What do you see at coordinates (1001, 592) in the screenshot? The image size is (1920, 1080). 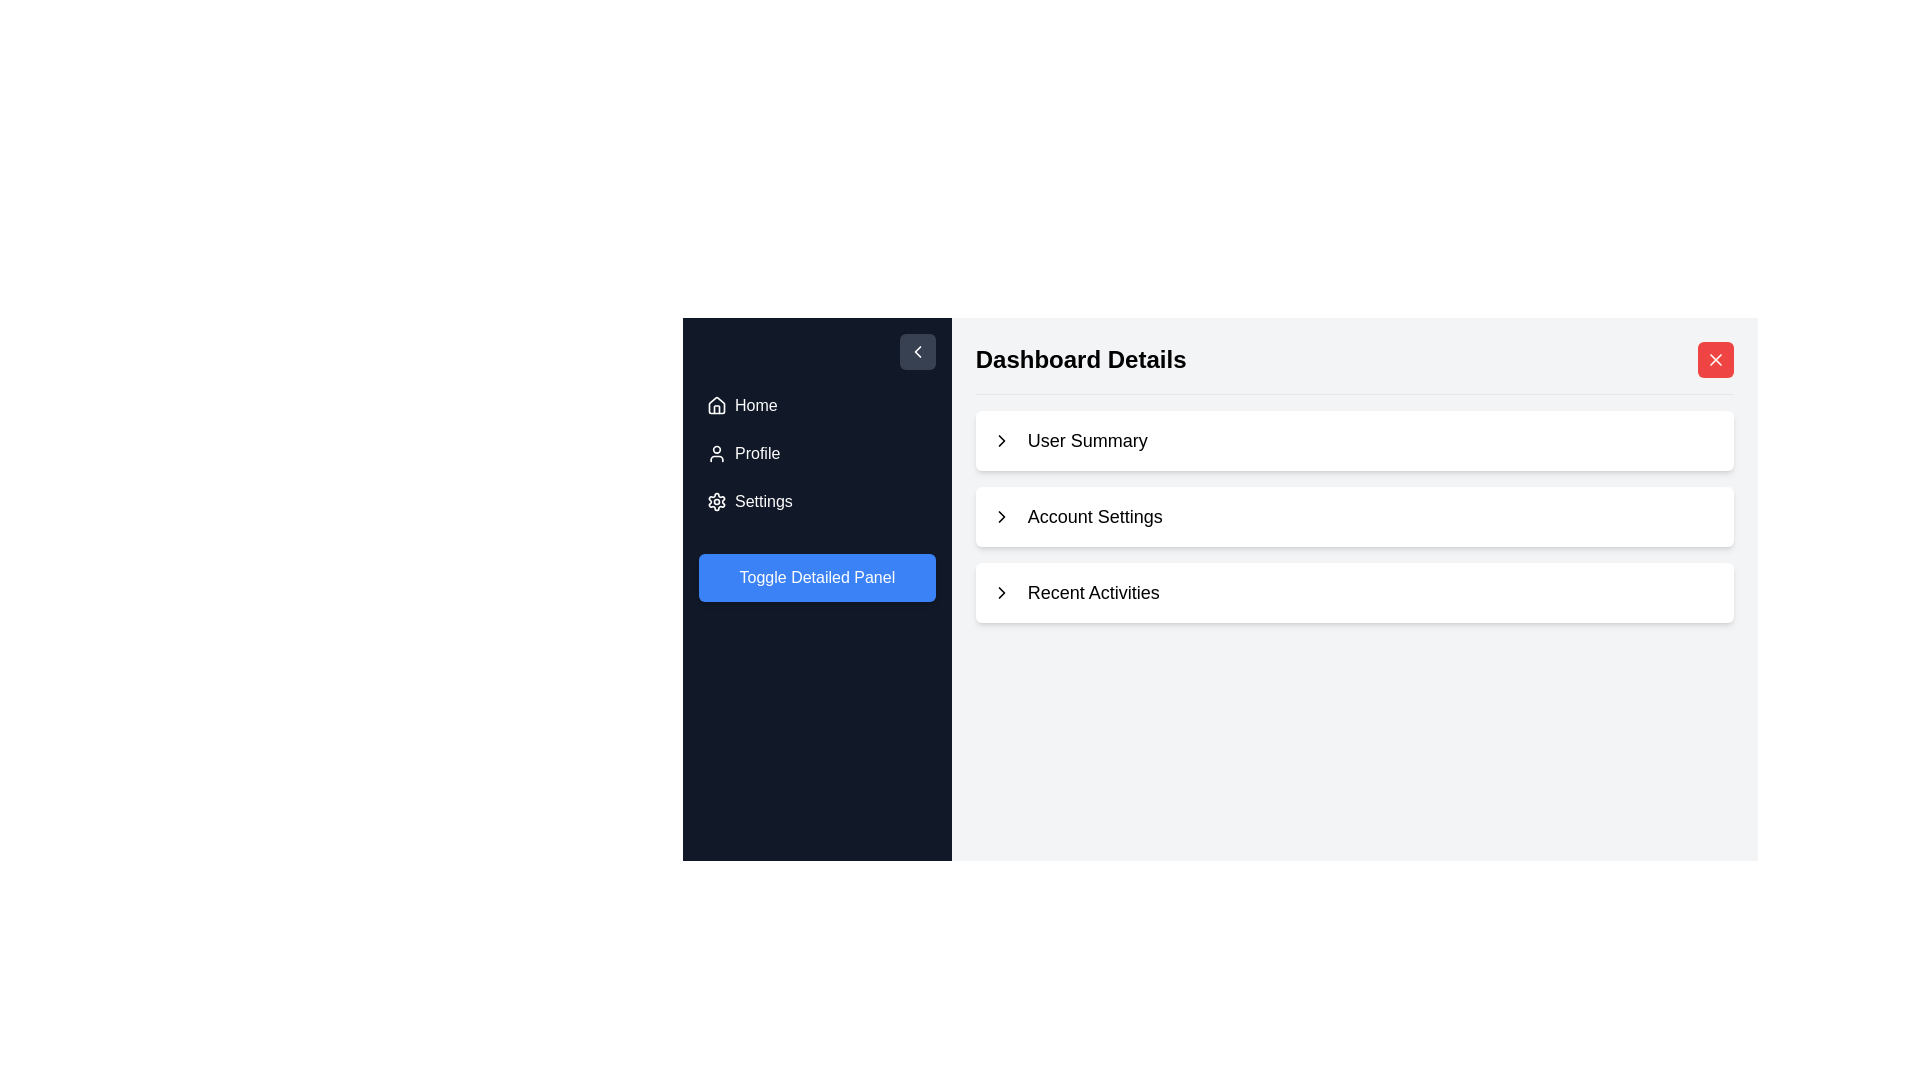 I see `the right-pointing chevron icon located near the 'Recent Activities' label in the third item of the list on the right panel for keyboard navigation` at bounding box center [1001, 592].